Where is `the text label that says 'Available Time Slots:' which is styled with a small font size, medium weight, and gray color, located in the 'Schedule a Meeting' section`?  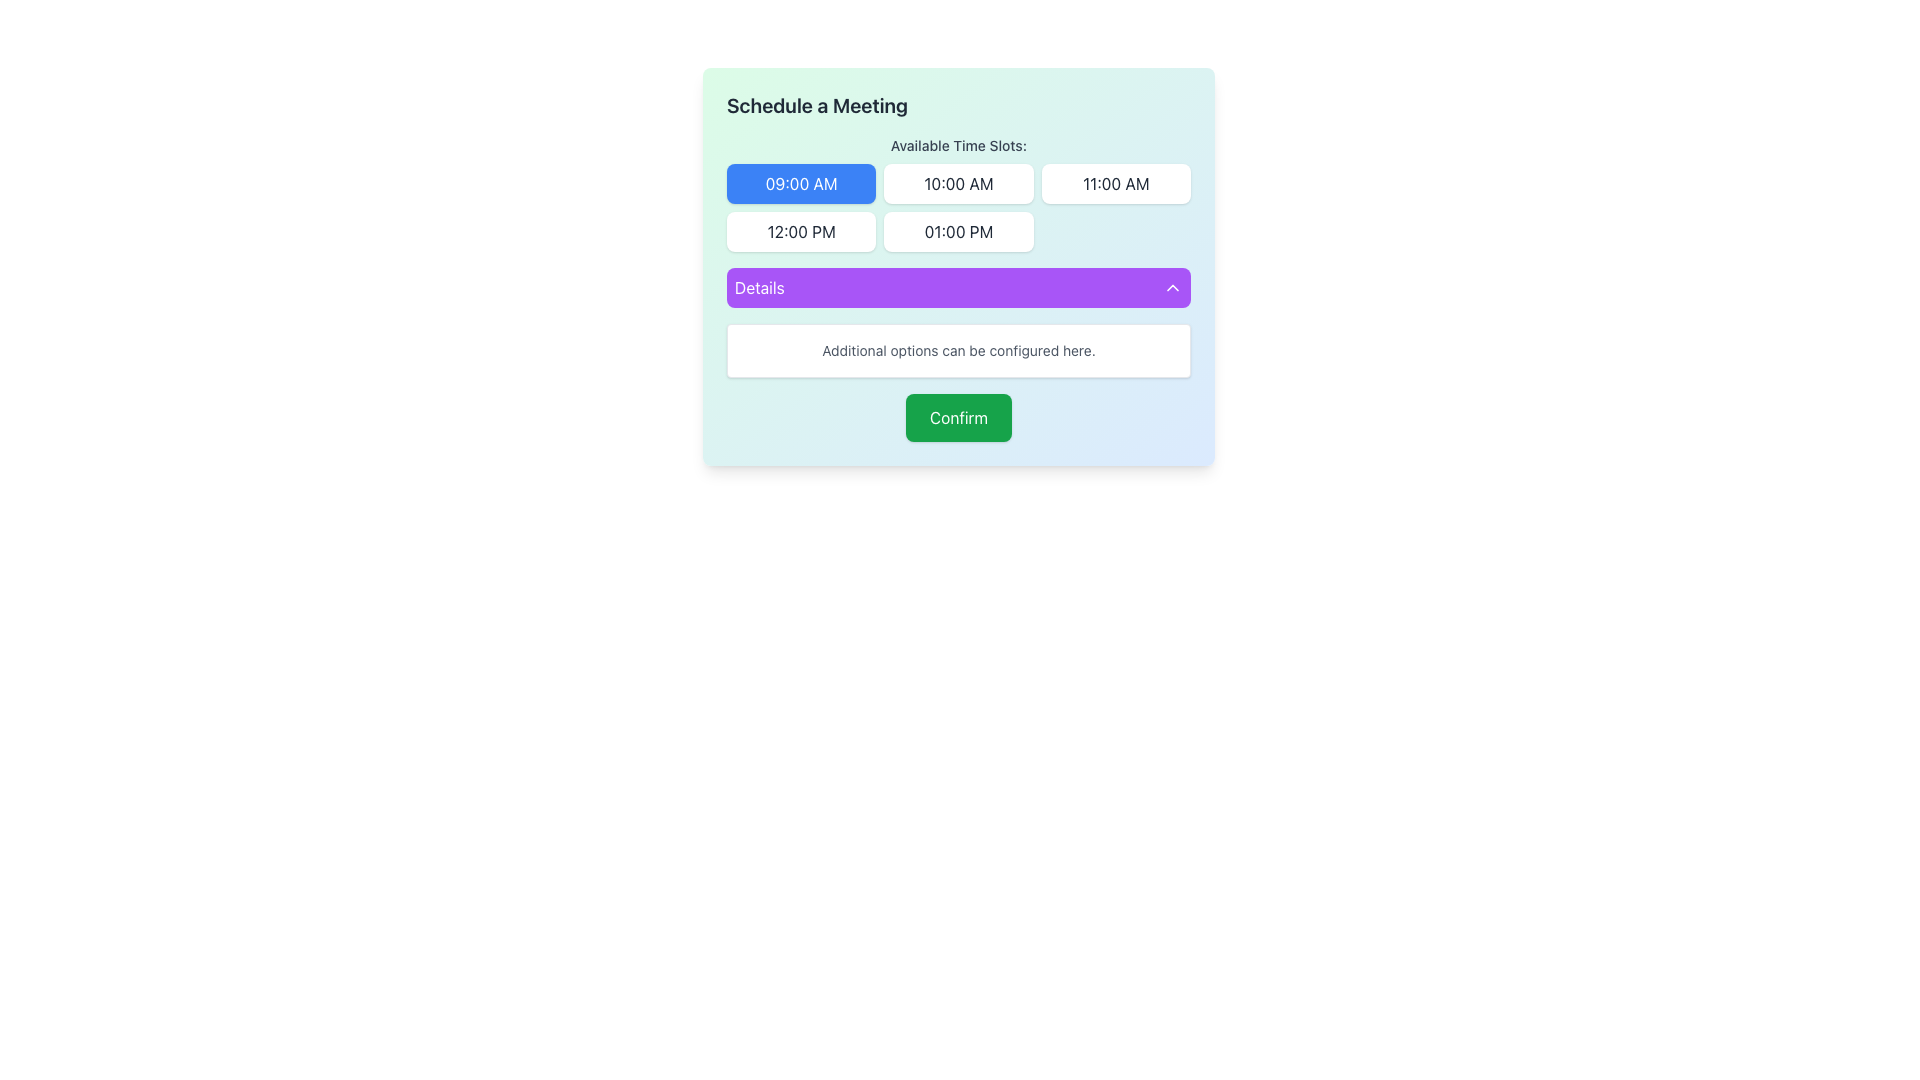 the text label that says 'Available Time Slots:' which is styled with a small font size, medium weight, and gray color, located in the 'Schedule a Meeting' section is located at coordinates (958, 145).